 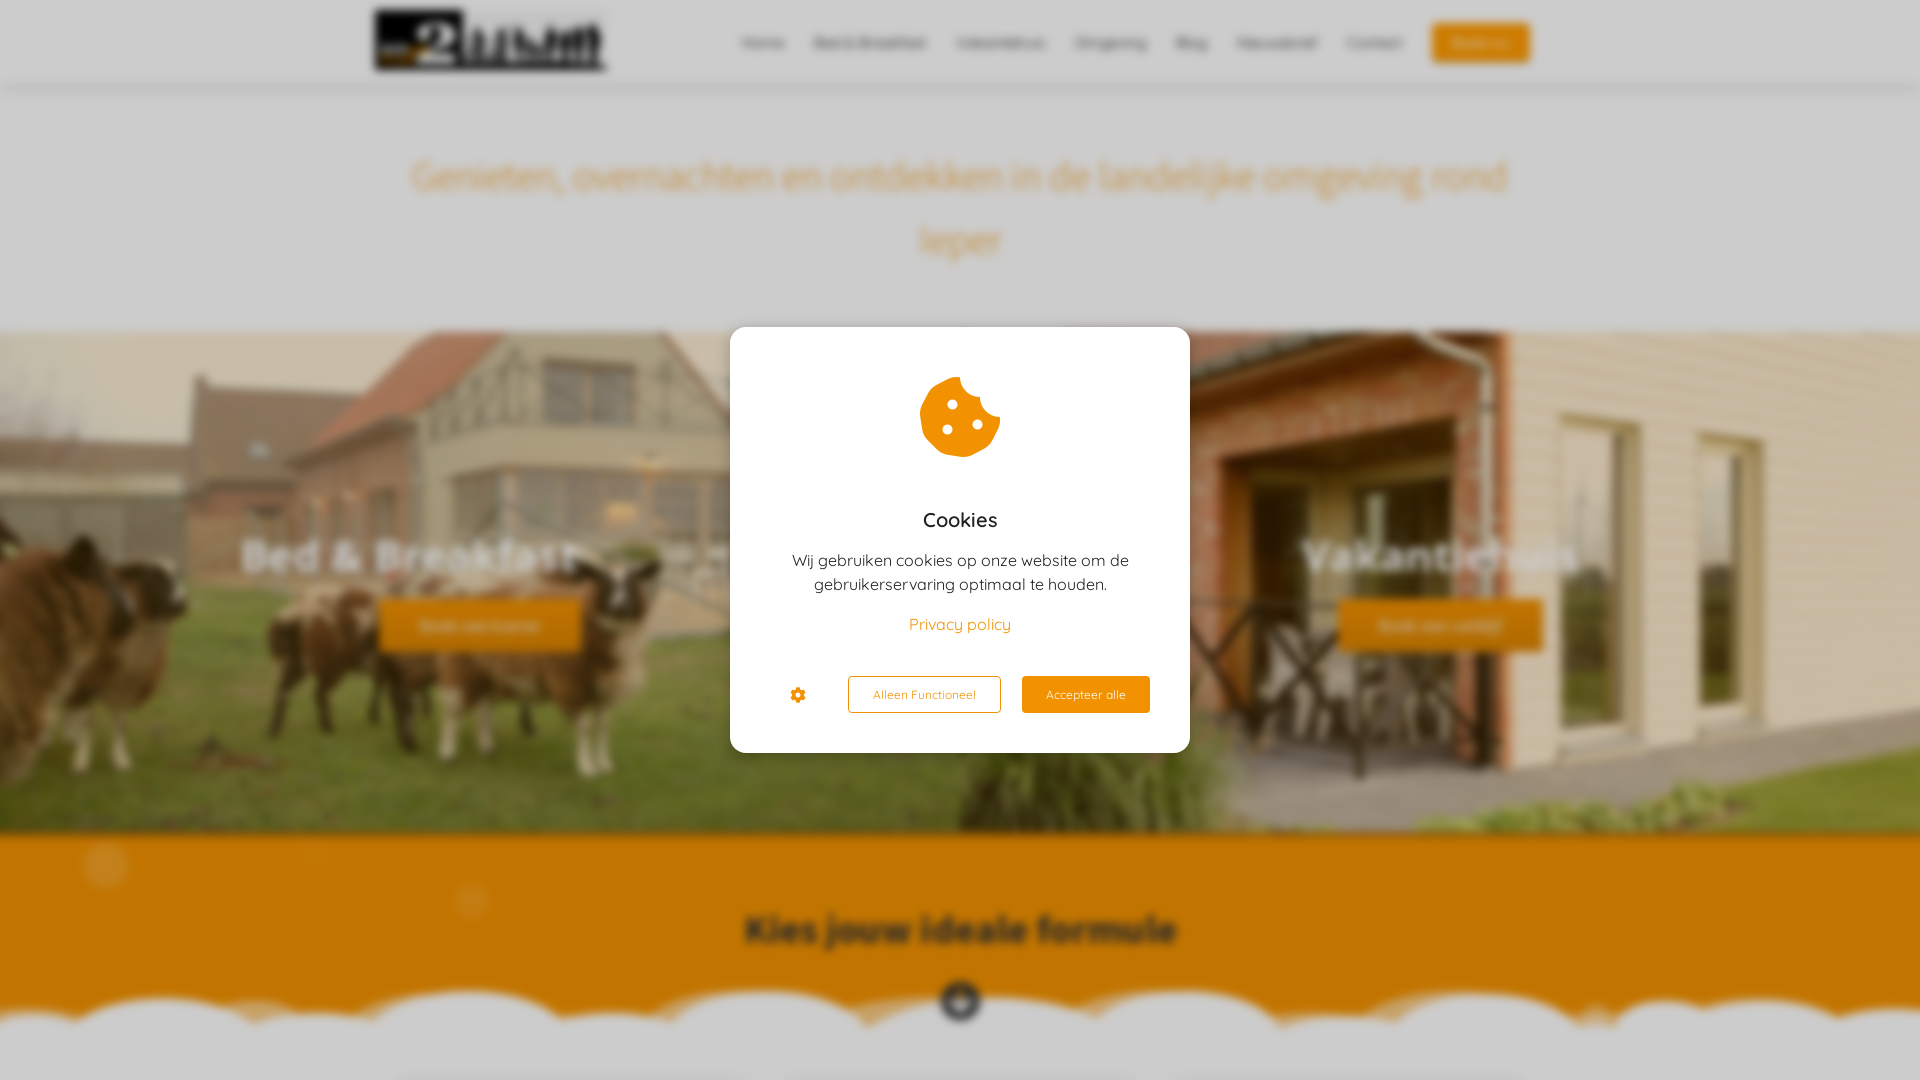 What do you see at coordinates (480, 627) in the screenshot?
I see `'Boek een kamer'` at bounding box center [480, 627].